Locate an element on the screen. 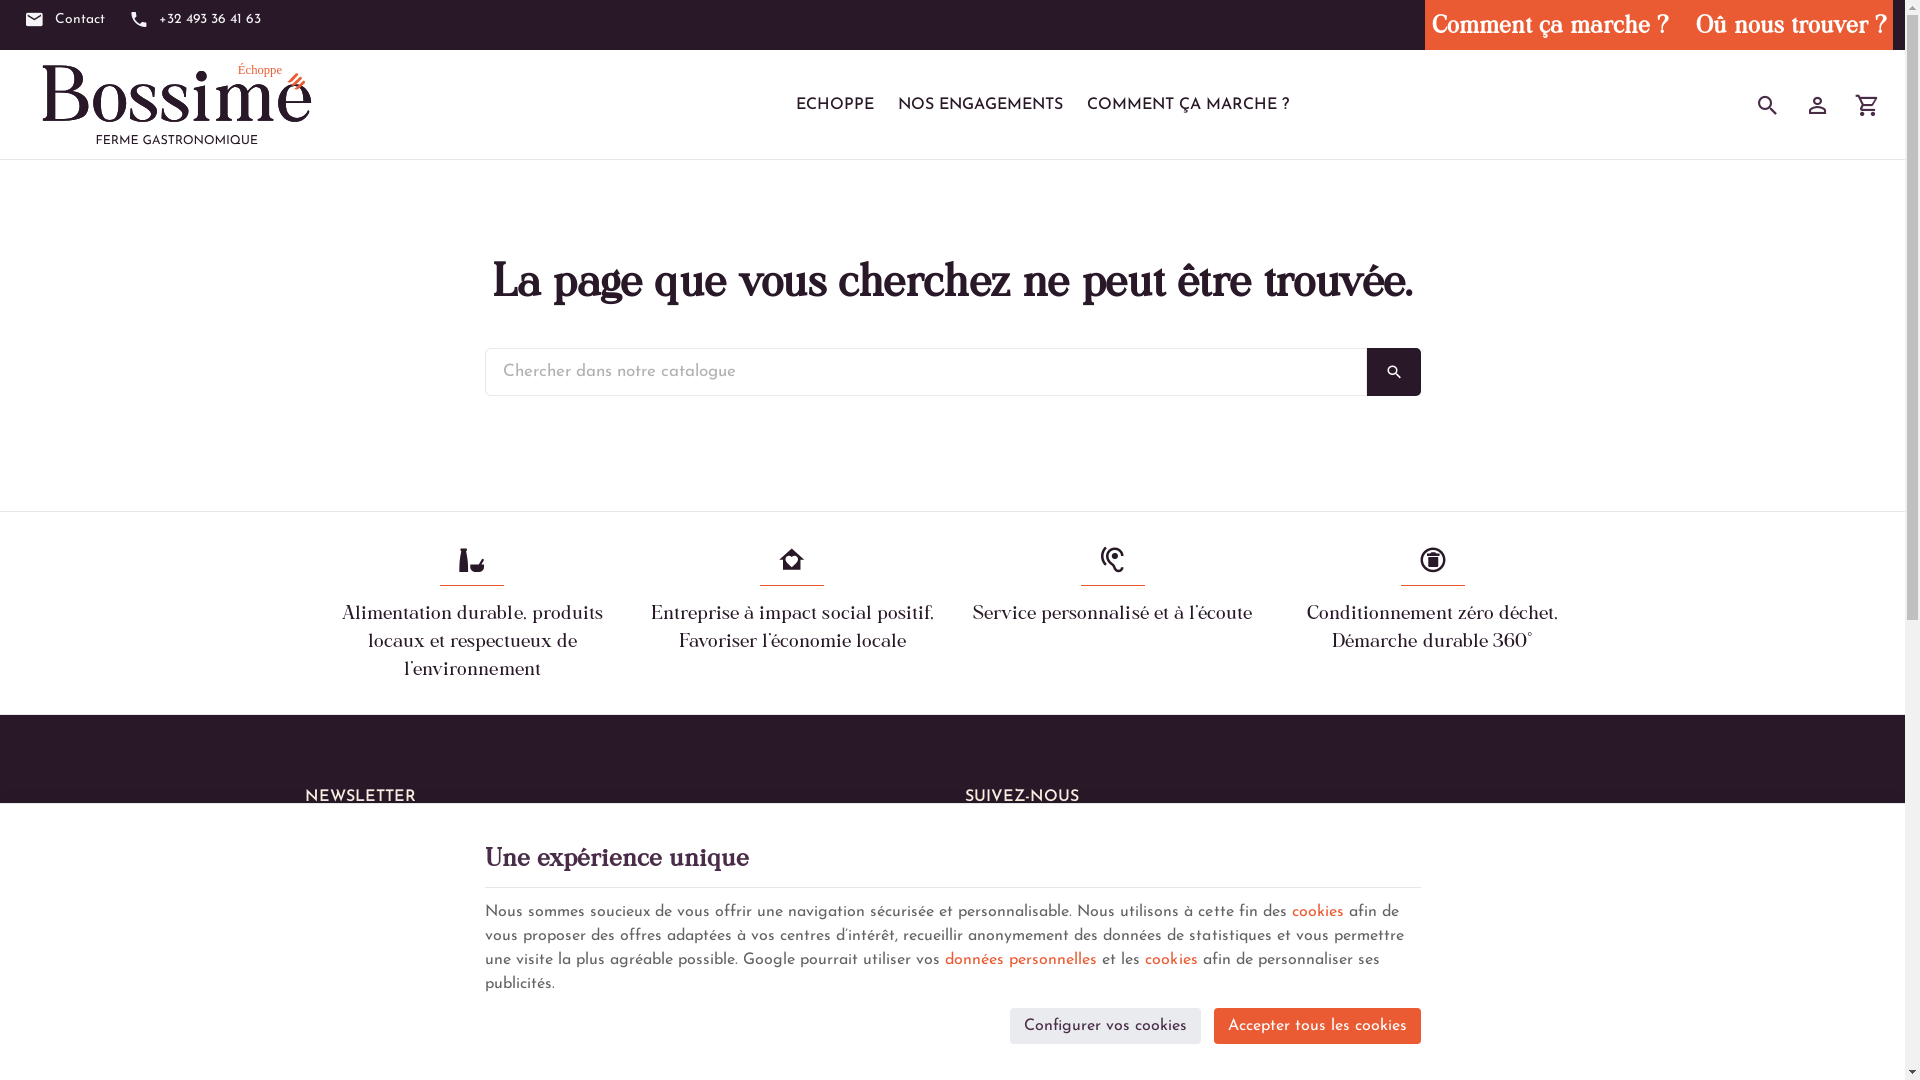 The image size is (1920, 1080). 'Mon compte' is located at coordinates (1818, 104).